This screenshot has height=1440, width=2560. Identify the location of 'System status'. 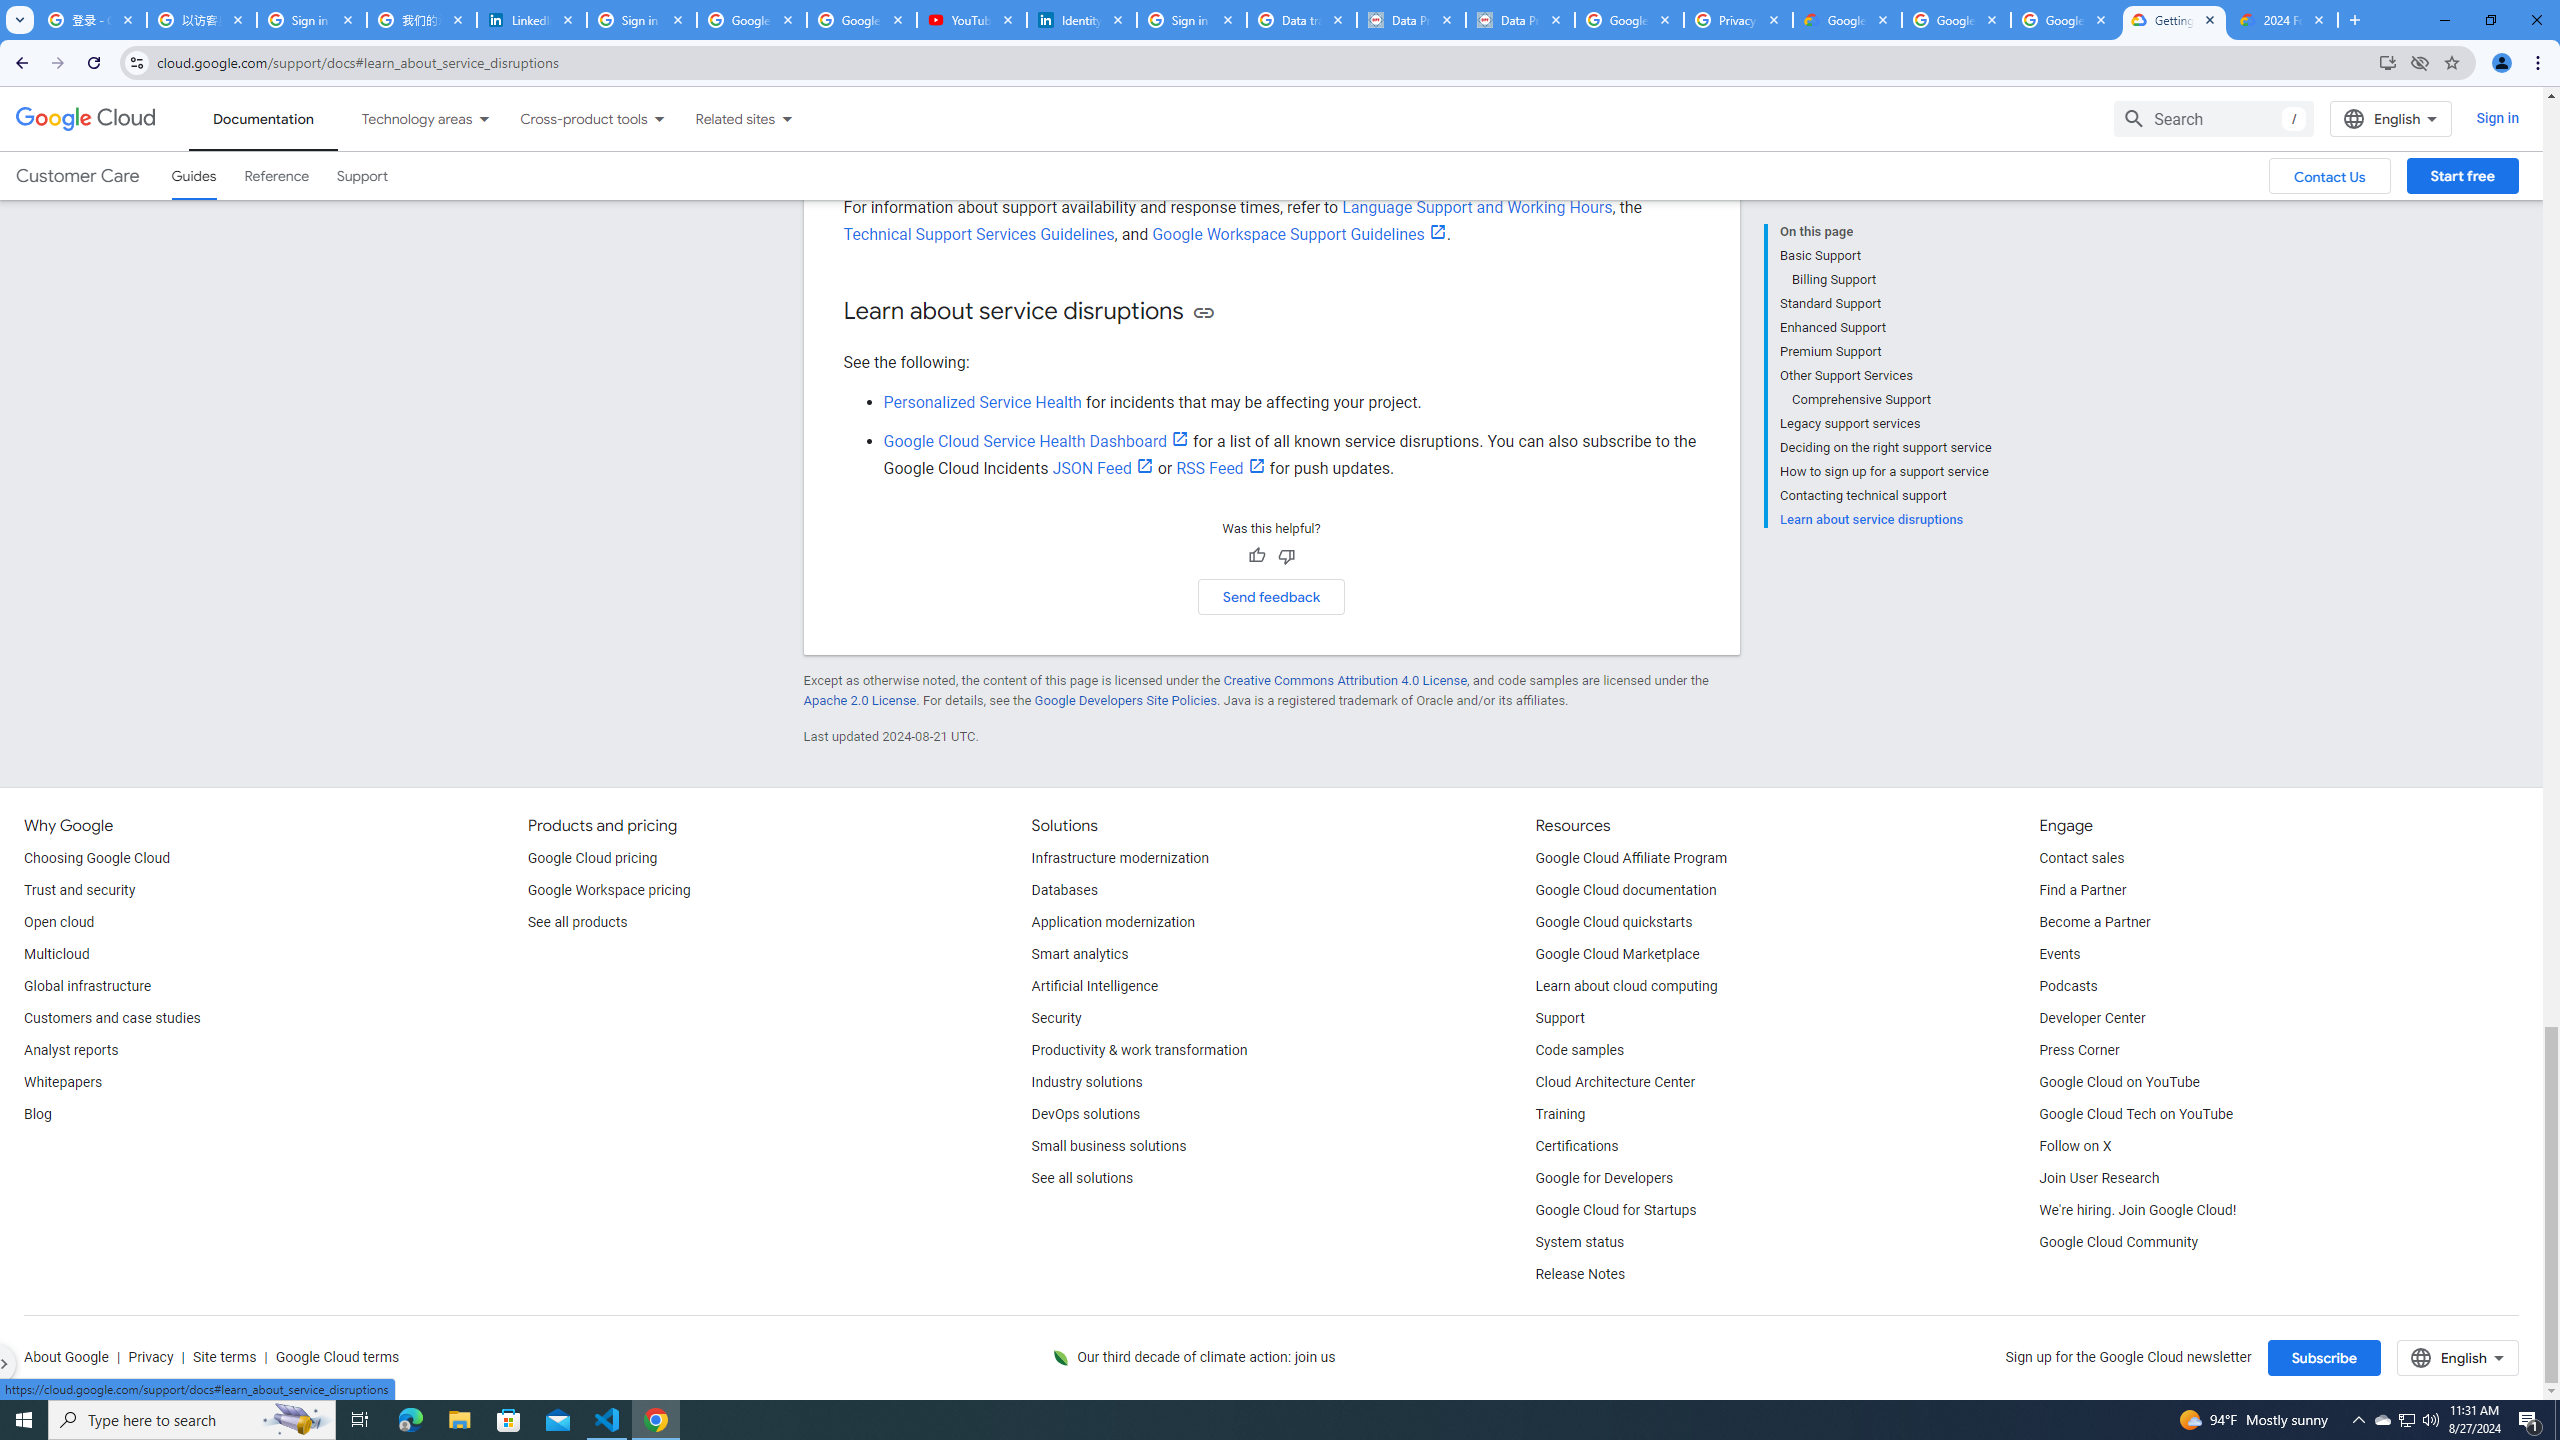
(1579, 1241).